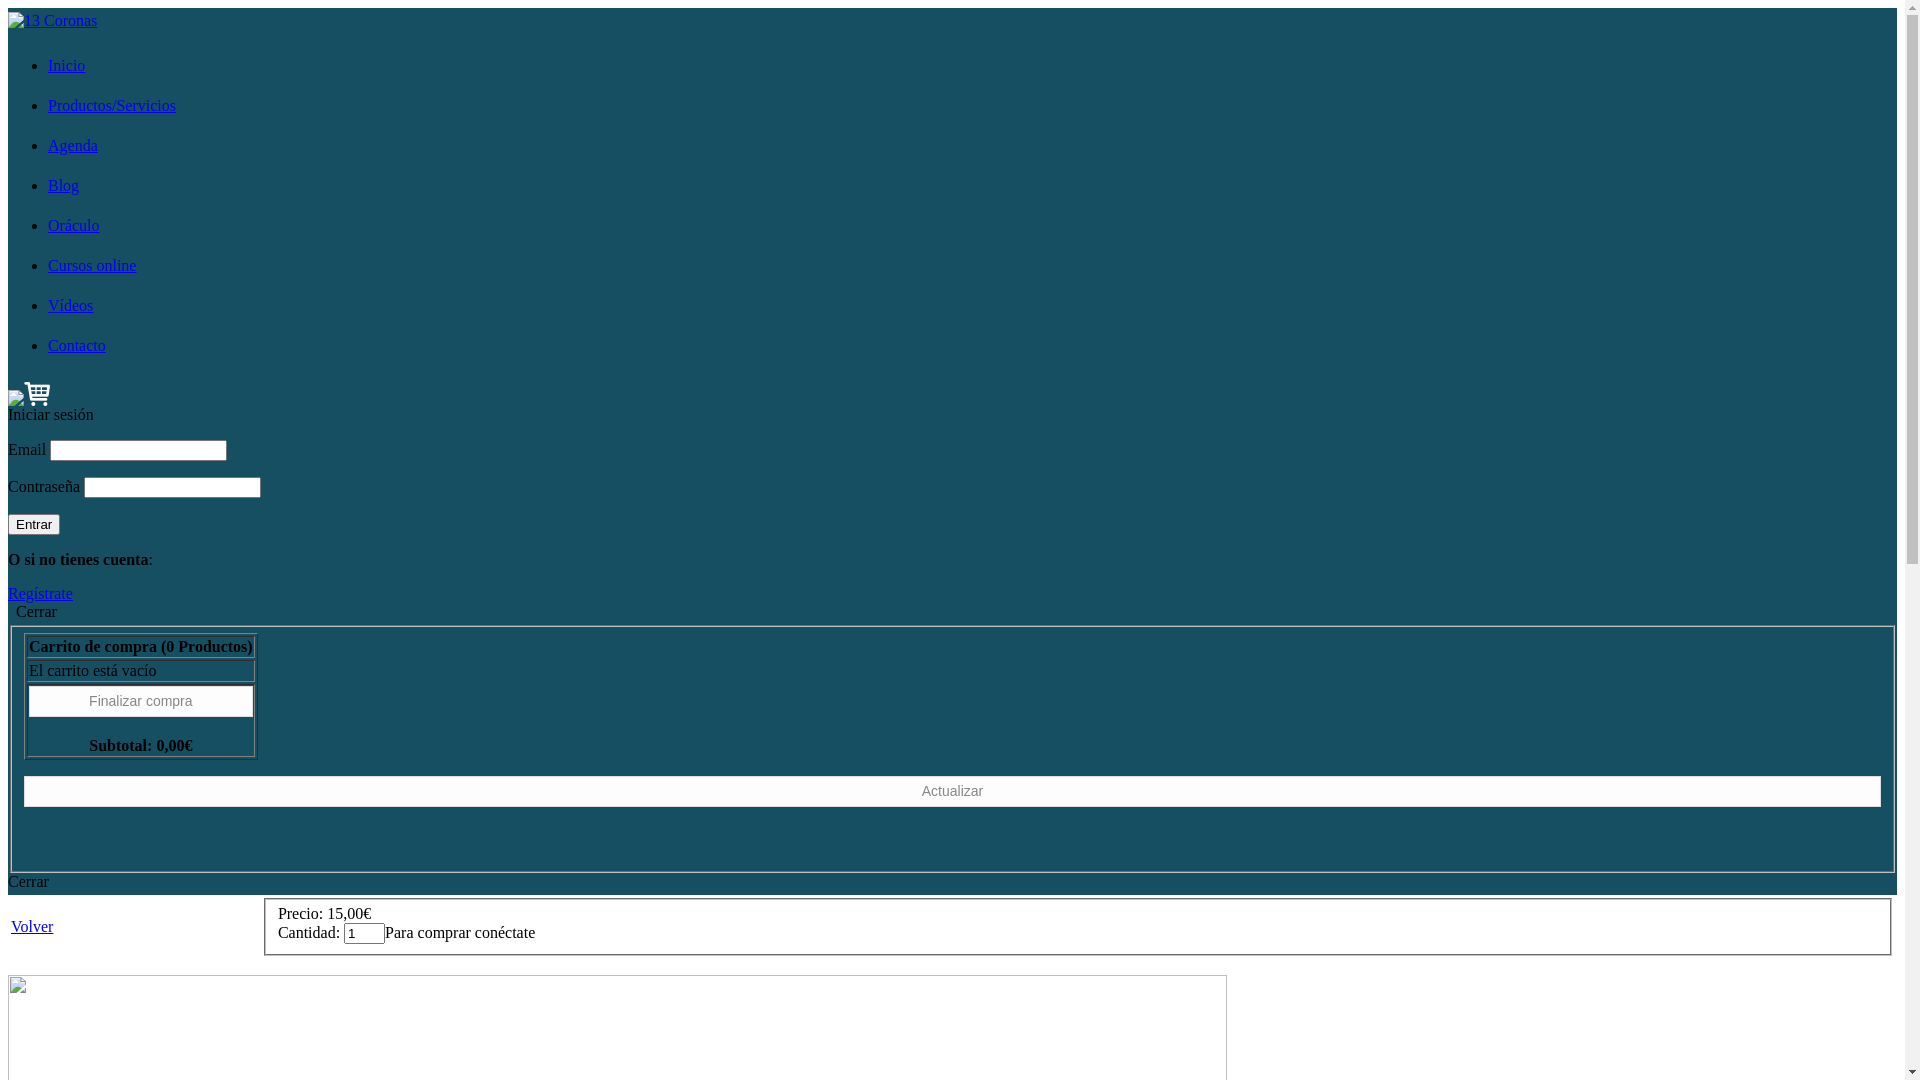 The image size is (1920, 1080). I want to click on 'Inicio', so click(66, 64).